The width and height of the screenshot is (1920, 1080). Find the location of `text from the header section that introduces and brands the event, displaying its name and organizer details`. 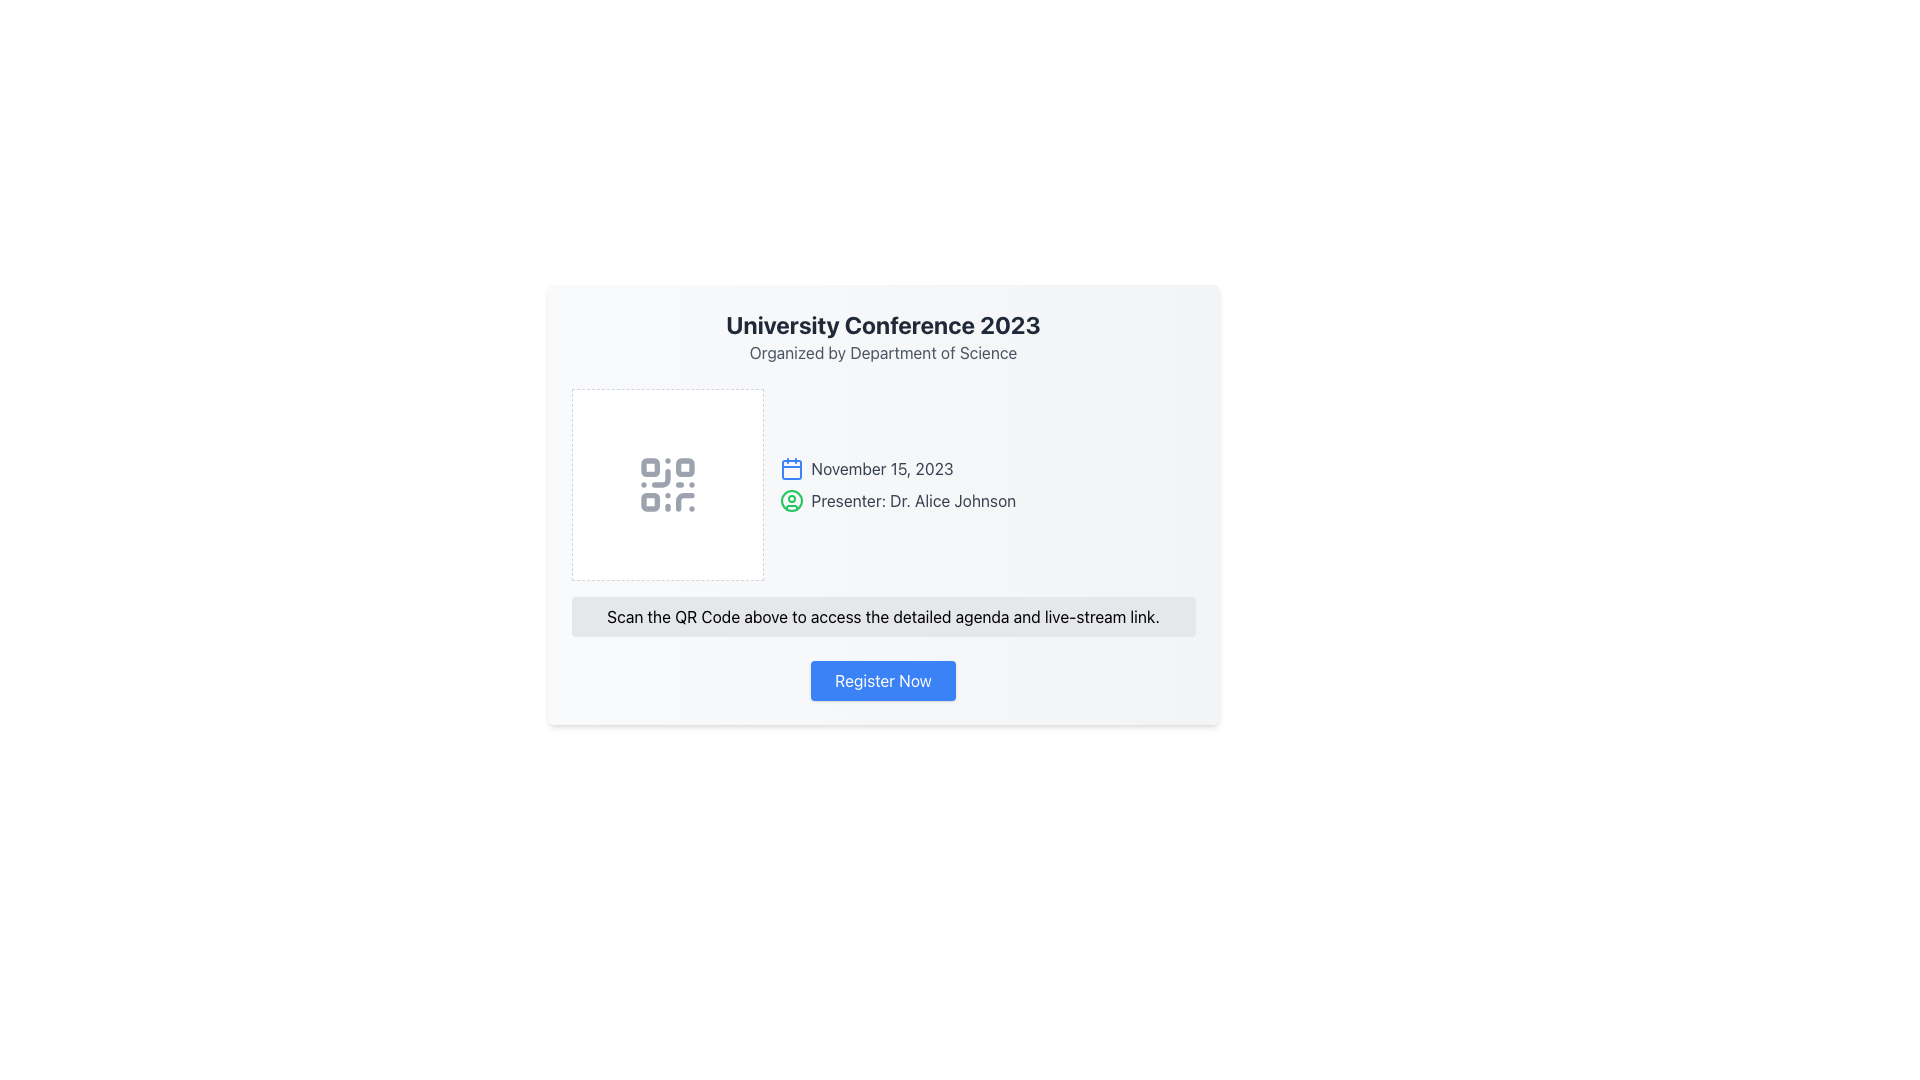

text from the header section that introduces and brands the event, displaying its name and organizer details is located at coordinates (882, 335).